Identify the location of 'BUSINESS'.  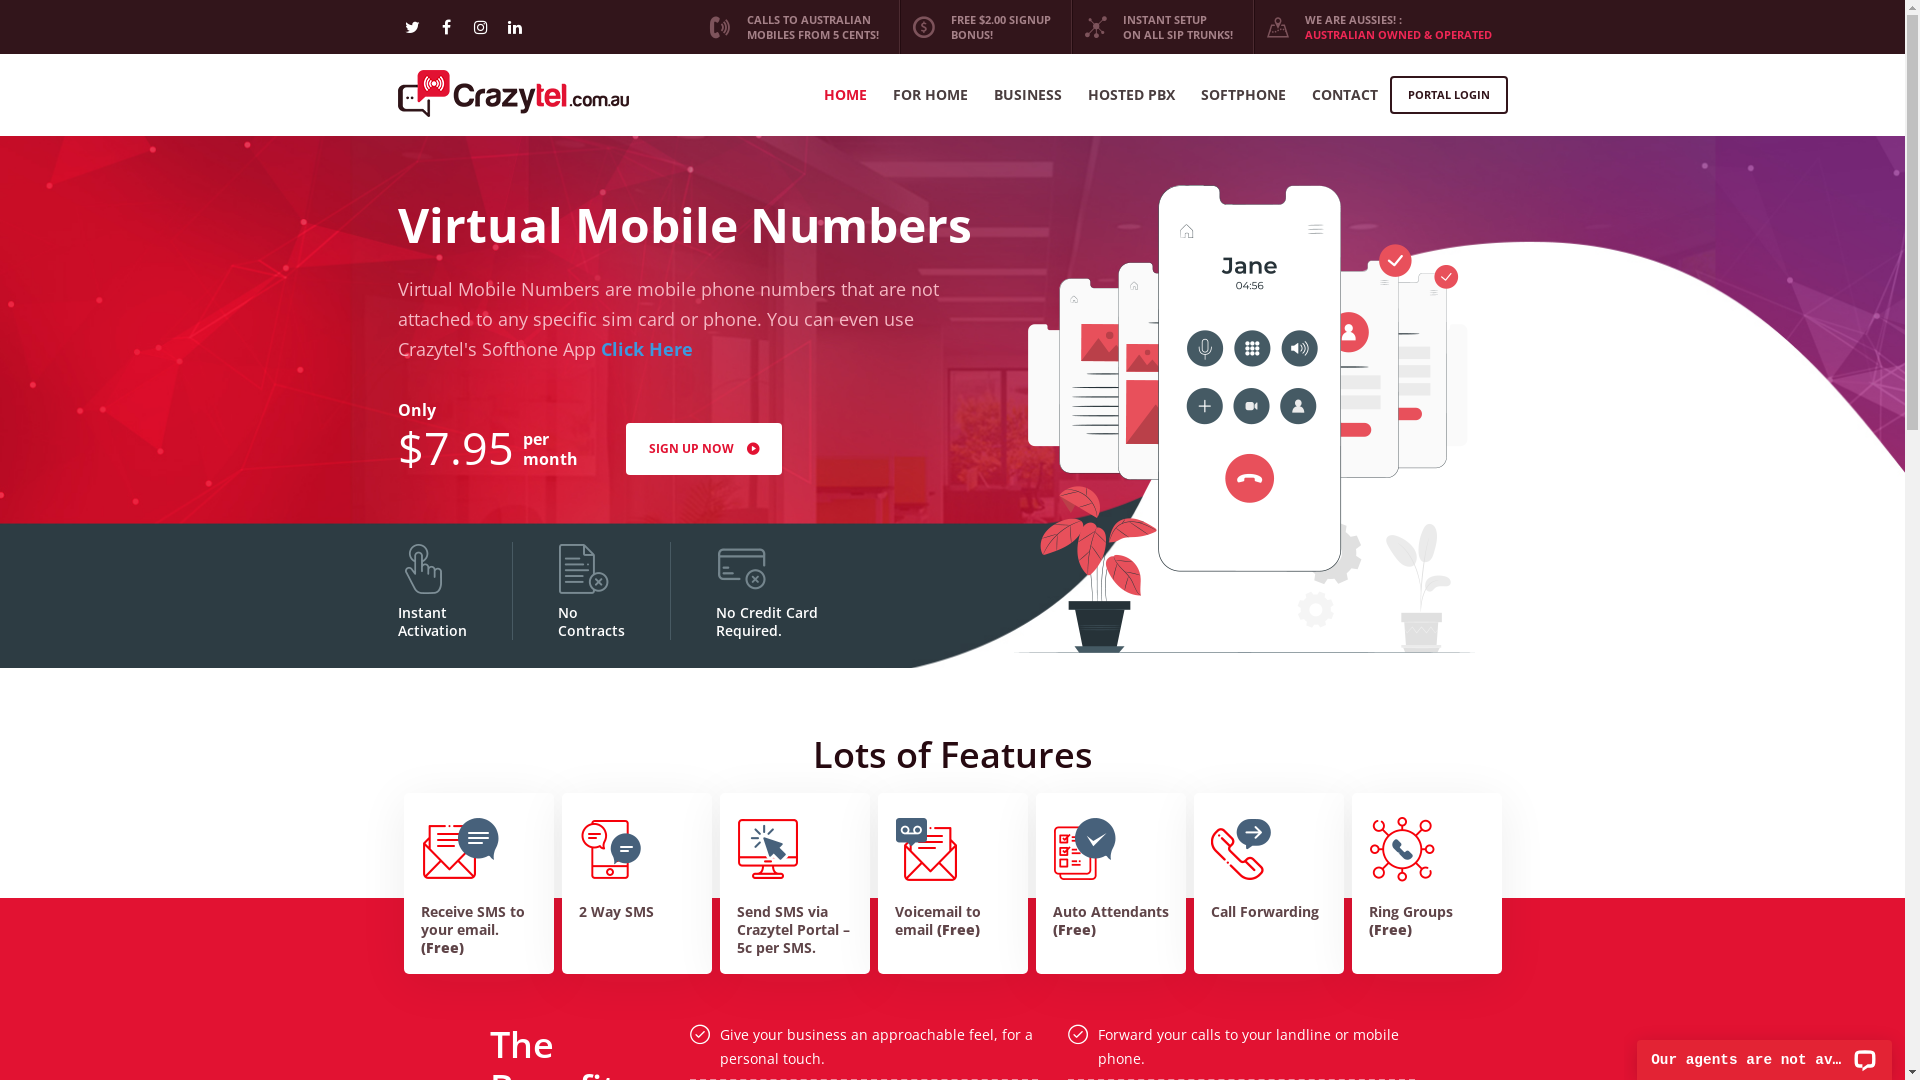
(993, 95).